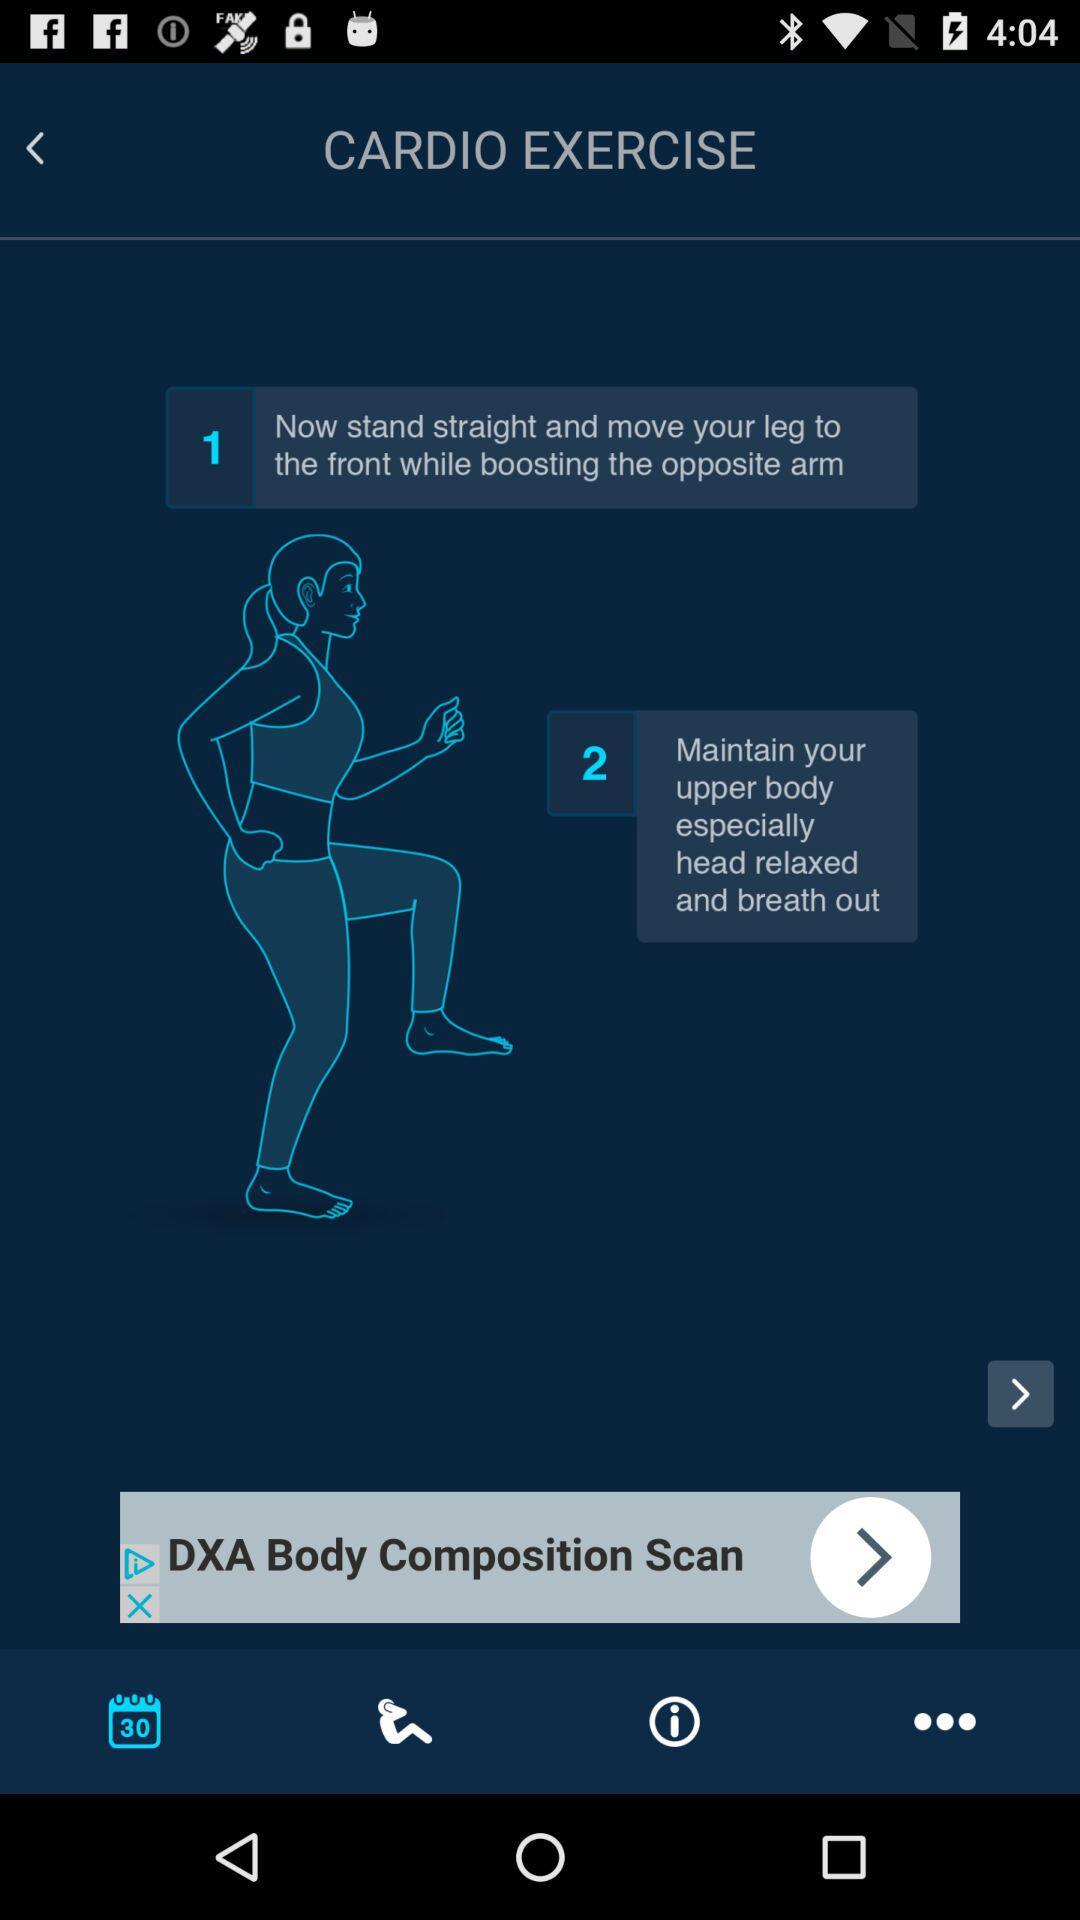 Image resolution: width=1080 pixels, height=1920 pixels. I want to click on the arrow_backward icon, so click(58, 155).